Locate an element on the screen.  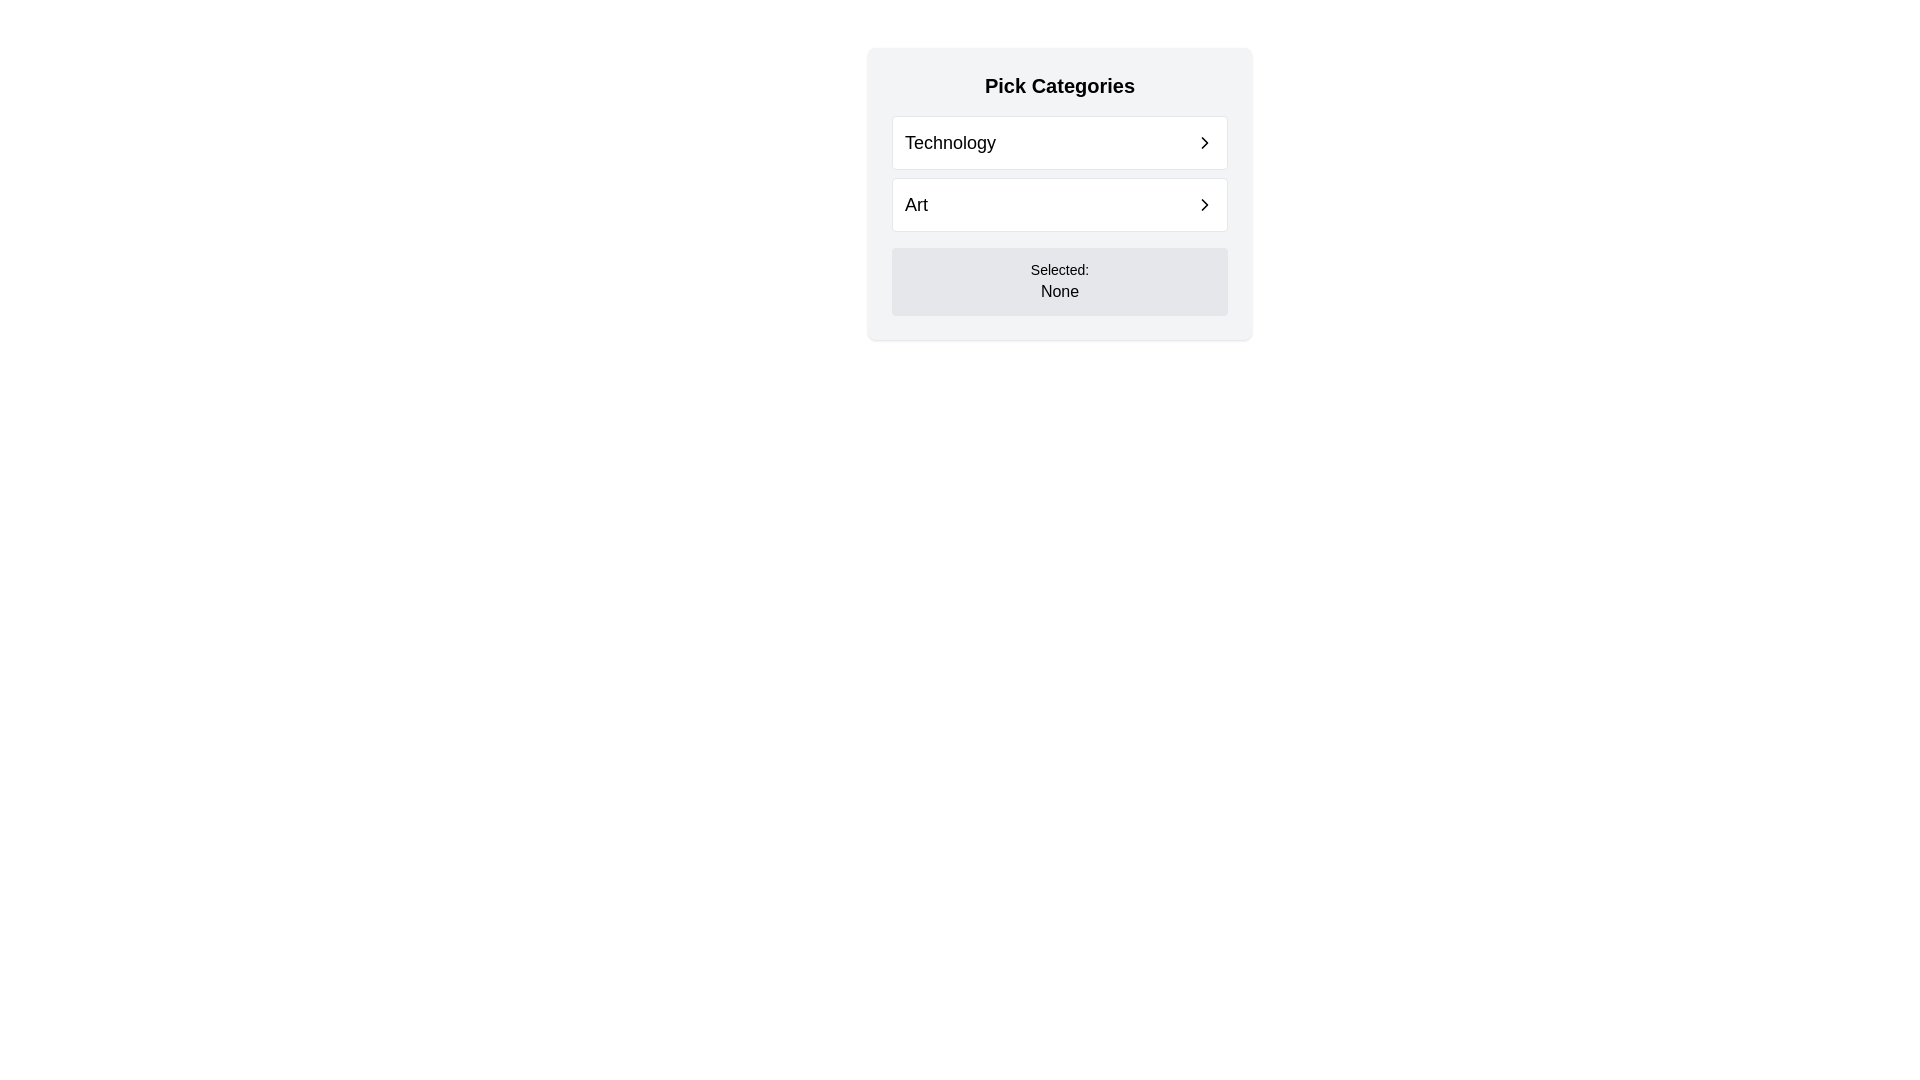
the button that serves as a navigation item related to 'Art', located directly below the 'Technology' element is located at coordinates (1059, 204).